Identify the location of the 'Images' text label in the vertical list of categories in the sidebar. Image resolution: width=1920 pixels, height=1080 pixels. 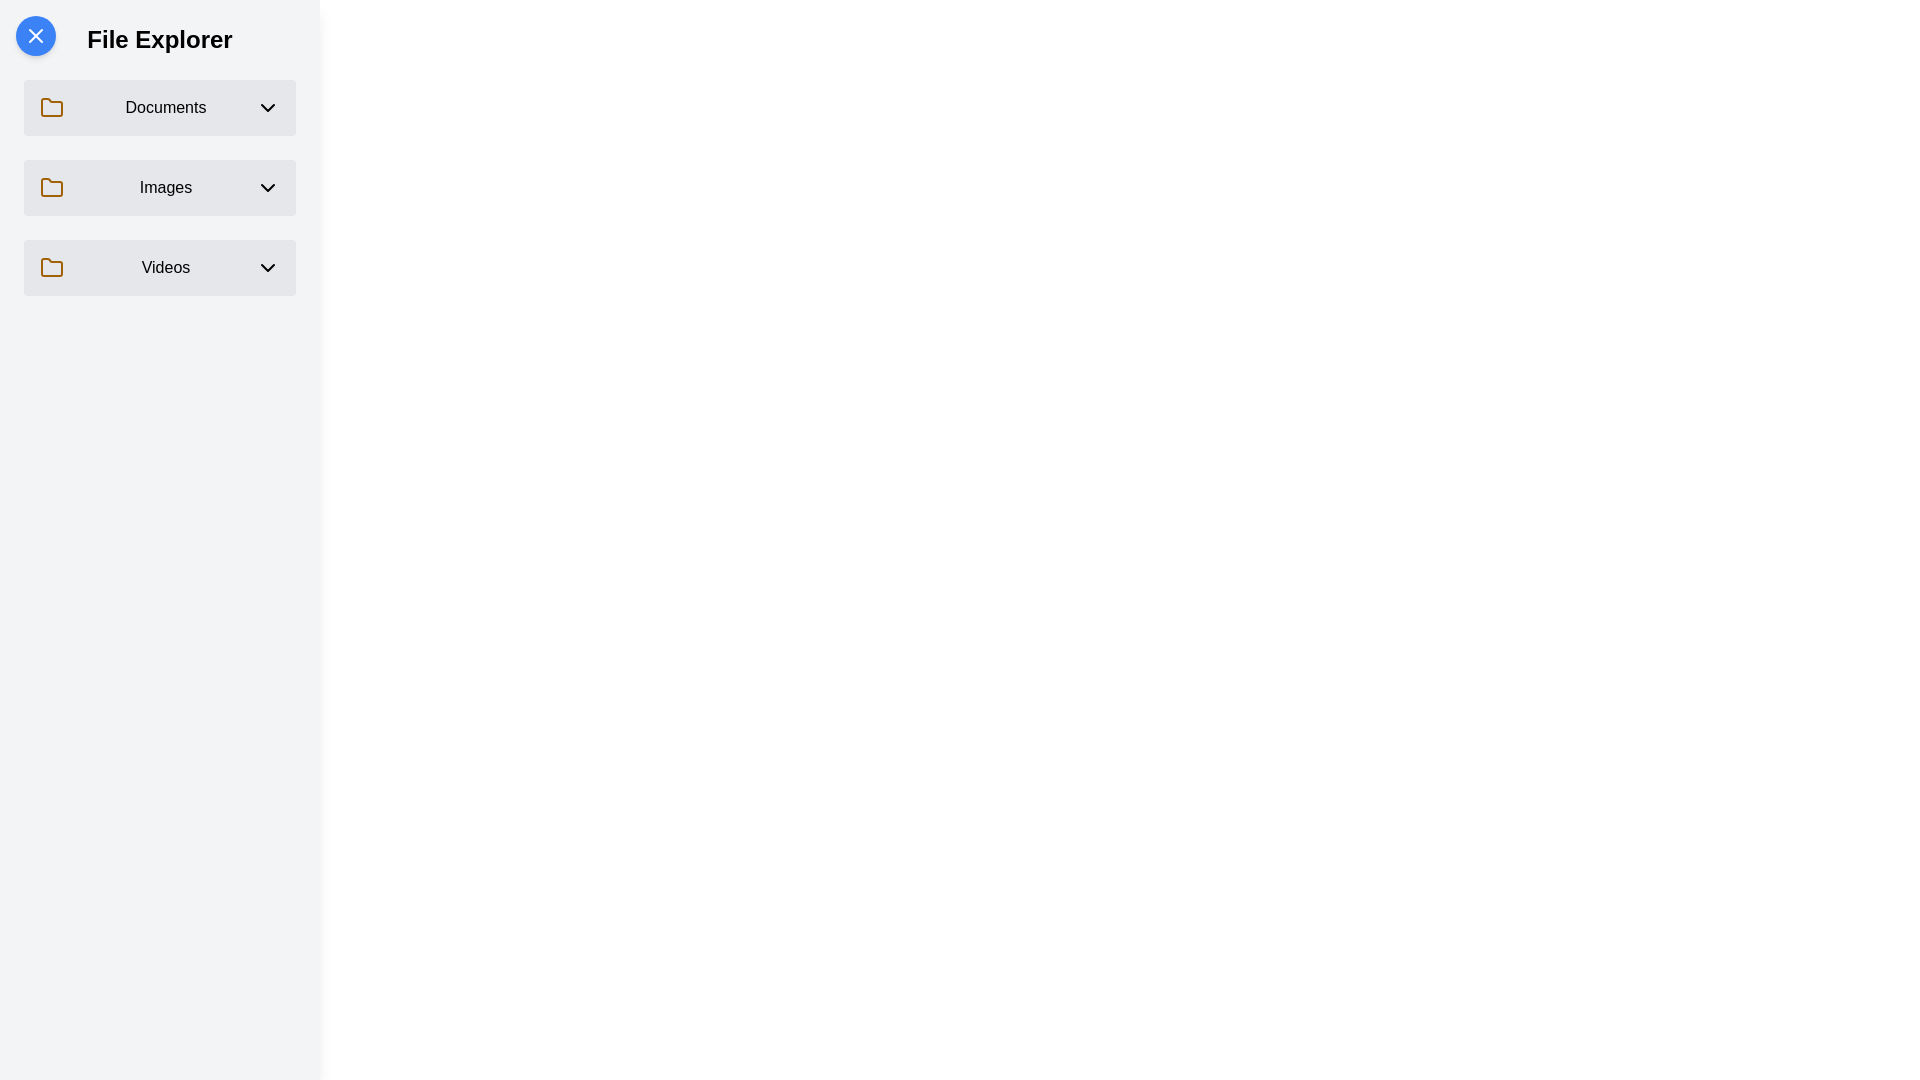
(158, 188).